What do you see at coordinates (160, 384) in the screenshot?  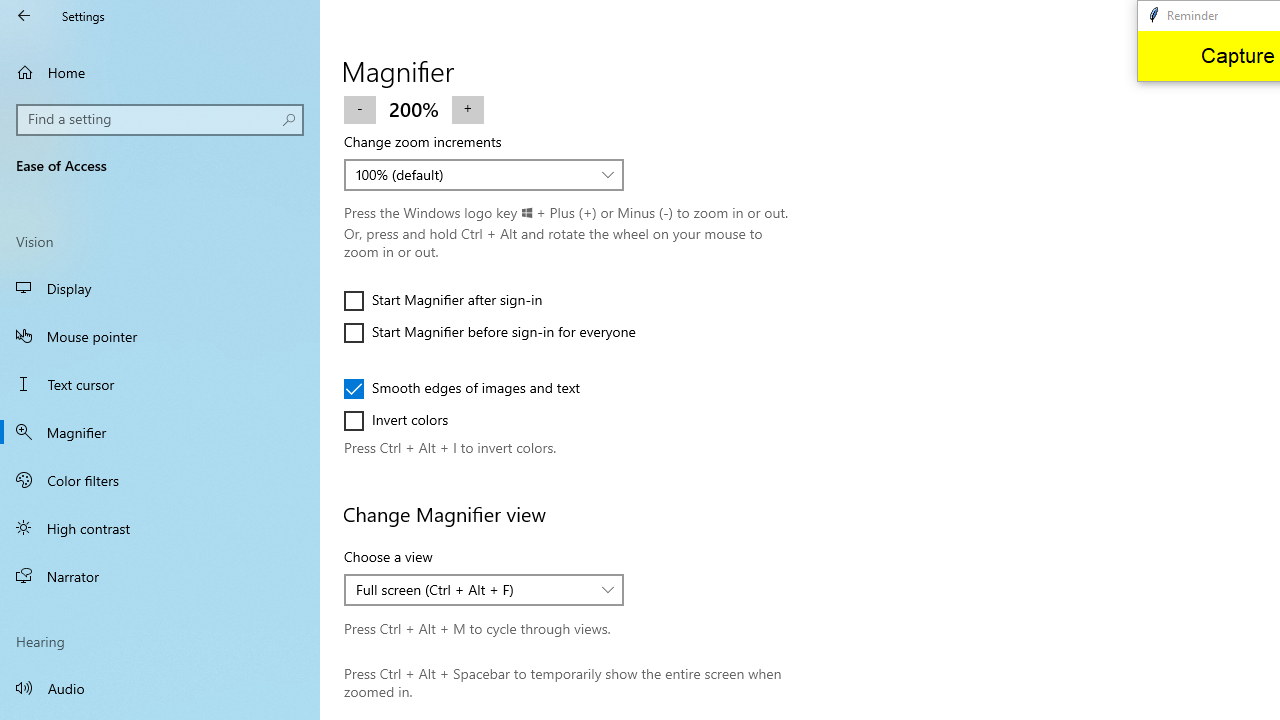 I see `'Text cursor'` at bounding box center [160, 384].